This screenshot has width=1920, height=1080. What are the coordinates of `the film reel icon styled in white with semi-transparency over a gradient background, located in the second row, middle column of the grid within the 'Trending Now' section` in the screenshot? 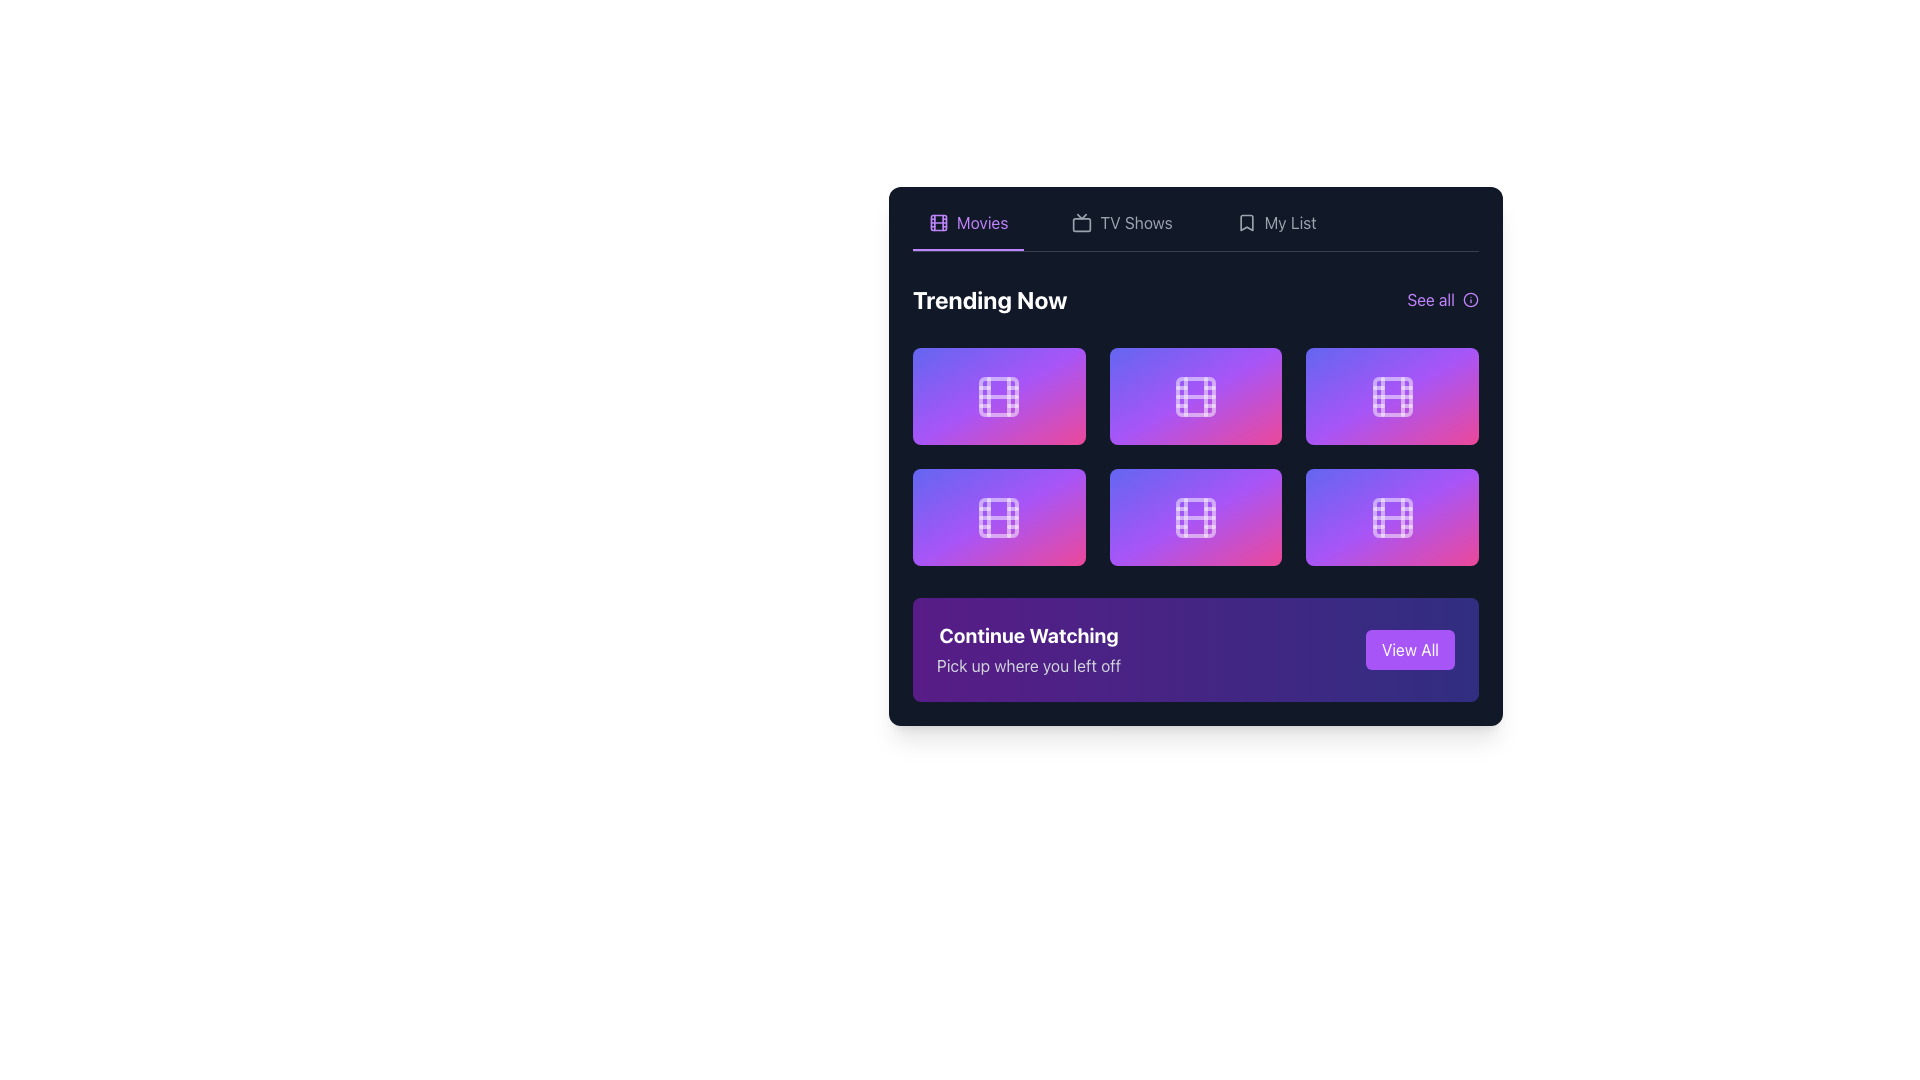 It's located at (1195, 396).